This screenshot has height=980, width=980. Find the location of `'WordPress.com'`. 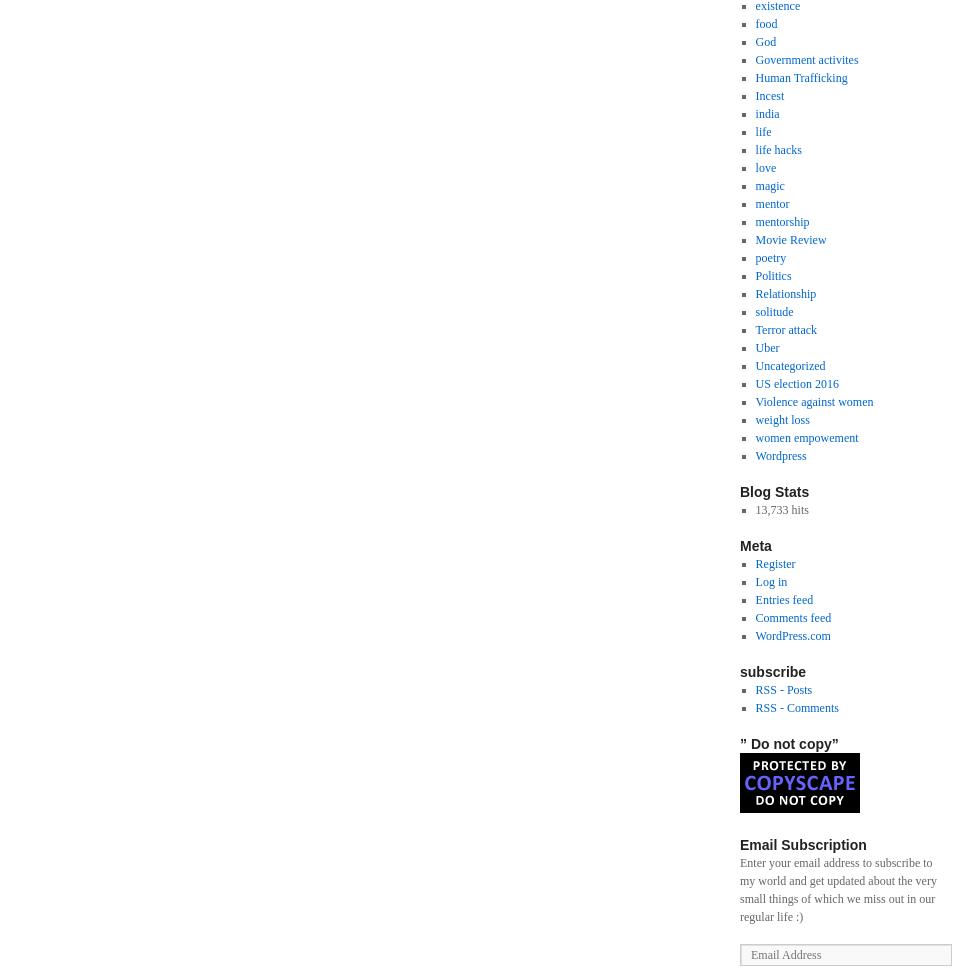

'WordPress.com' is located at coordinates (754, 636).